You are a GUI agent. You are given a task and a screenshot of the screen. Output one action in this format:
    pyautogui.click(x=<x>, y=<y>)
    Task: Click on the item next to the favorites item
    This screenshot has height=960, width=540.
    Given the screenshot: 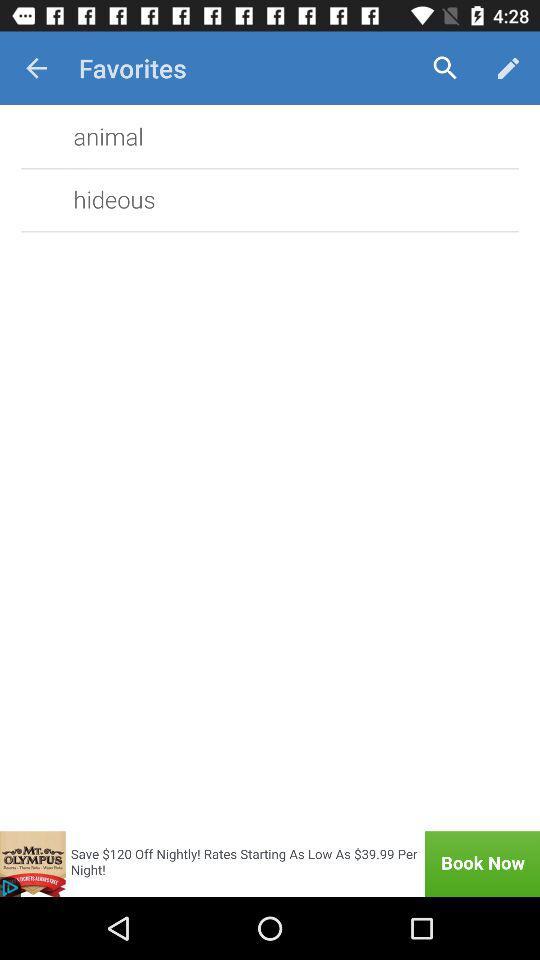 What is the action you would take?
    pyautogui.click(x=445, y=68)
    